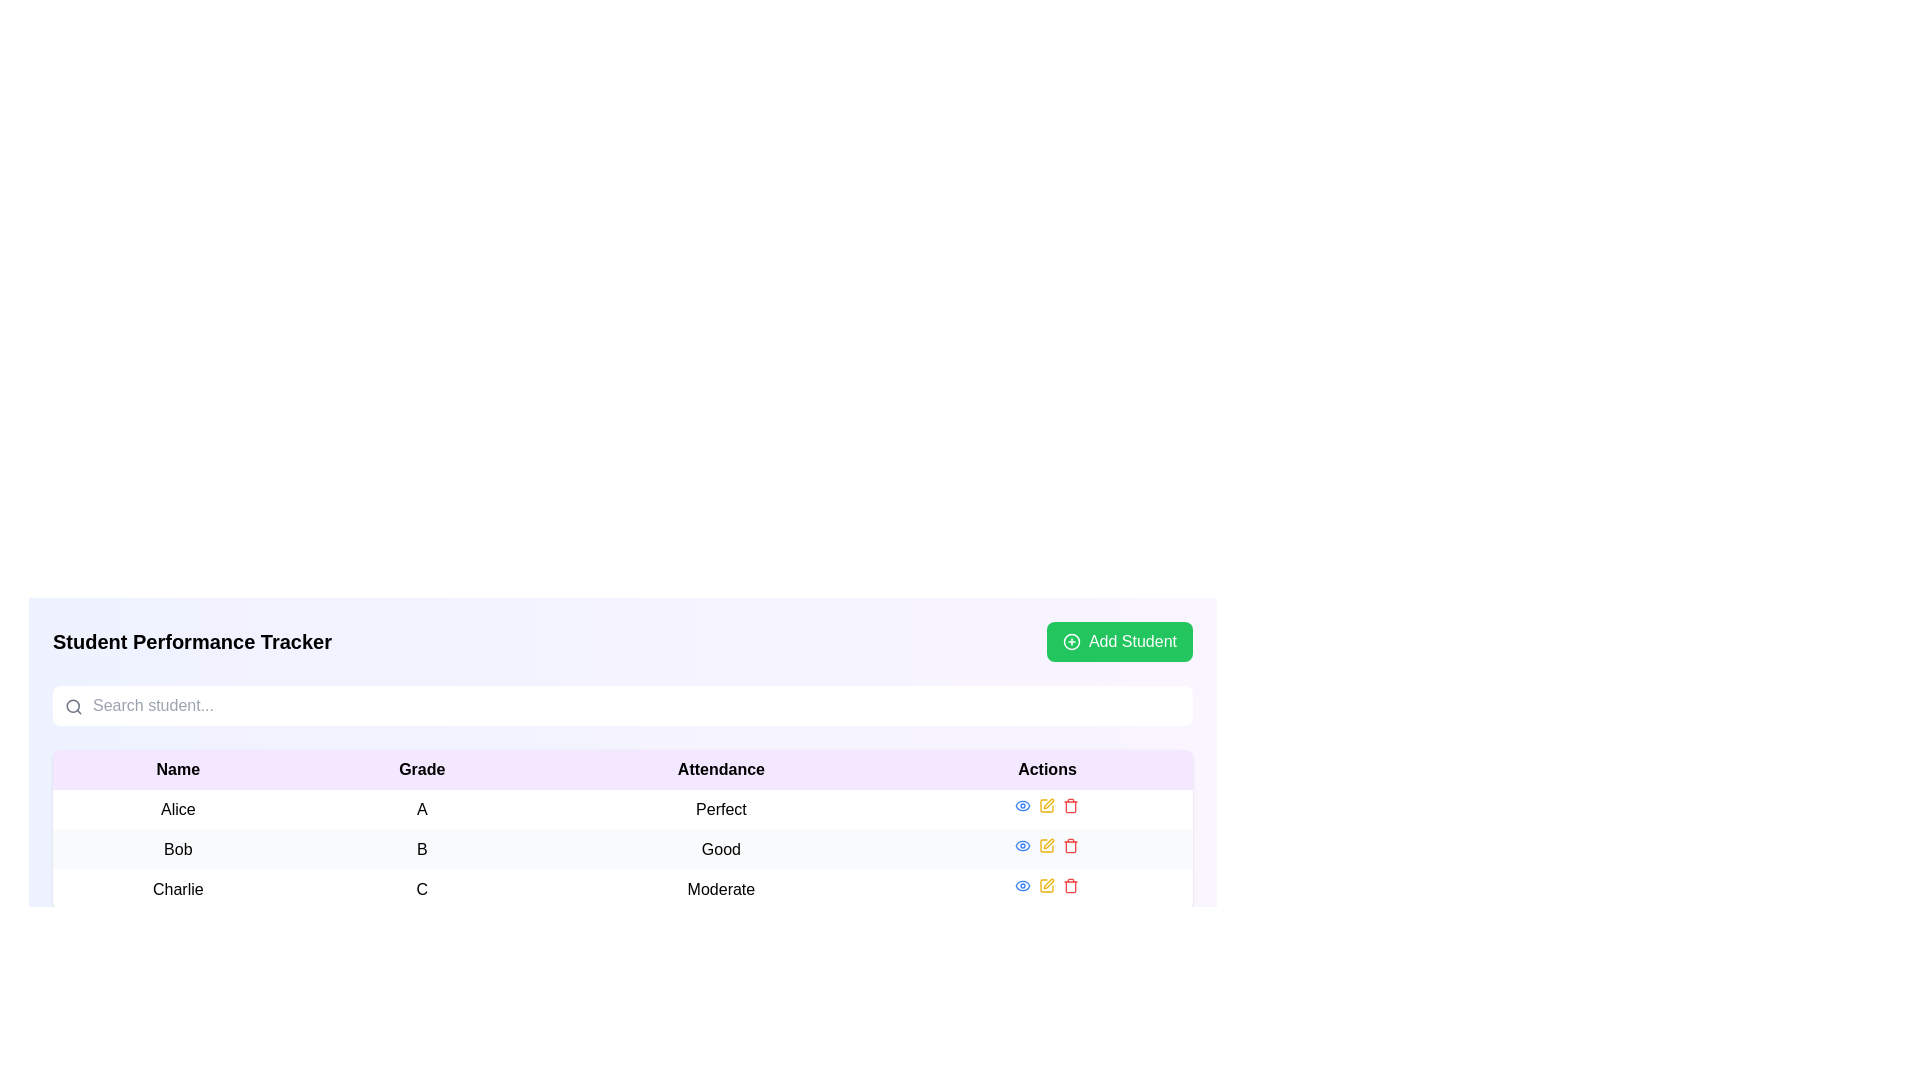  Describe the element at coordinates (720, 849) in the screenshot. I see `the text label displaying 'Good' in the 'Attendance' column of the table row associated with 'Bob'` at that location.